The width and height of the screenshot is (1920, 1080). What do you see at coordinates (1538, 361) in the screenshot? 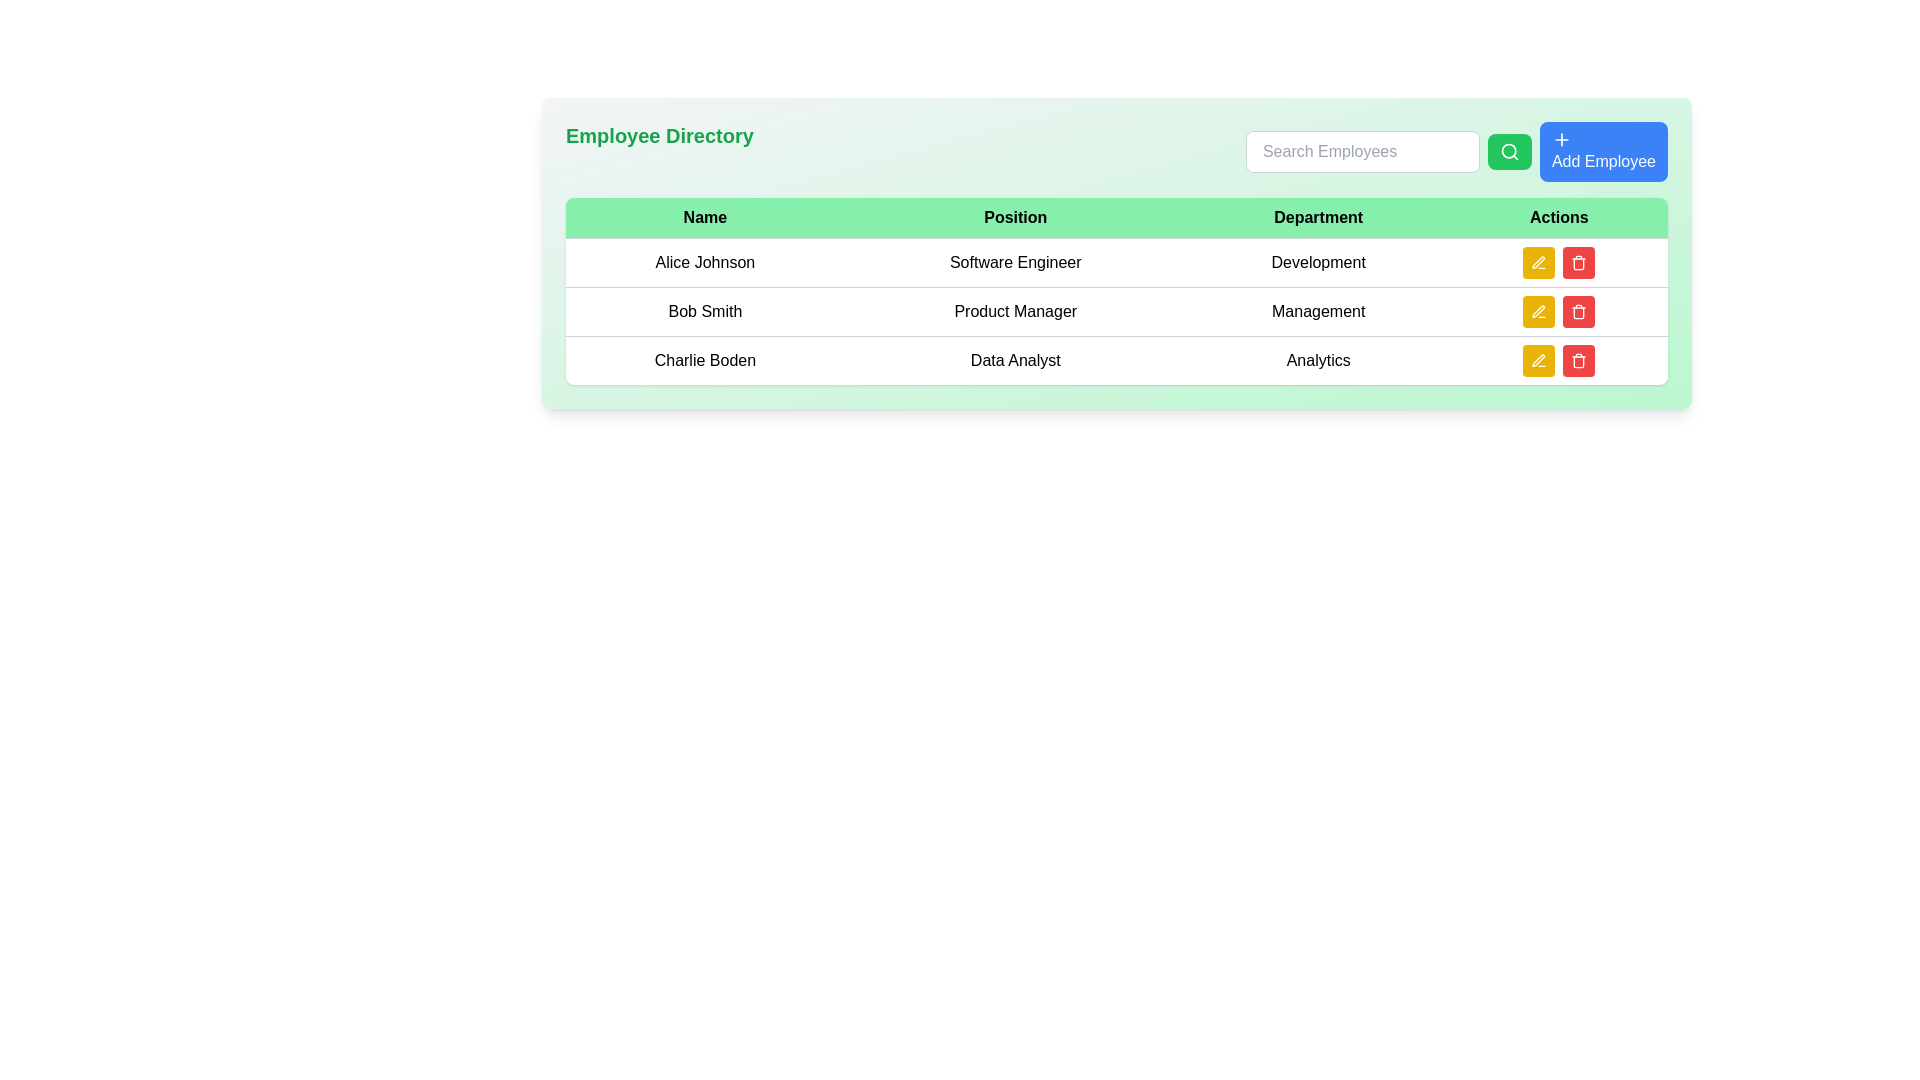
I see `the button with a yellow background and white text, located in the 'Actions' column, third row for the 'Analytics' department` at bounding box center [1538, 361].